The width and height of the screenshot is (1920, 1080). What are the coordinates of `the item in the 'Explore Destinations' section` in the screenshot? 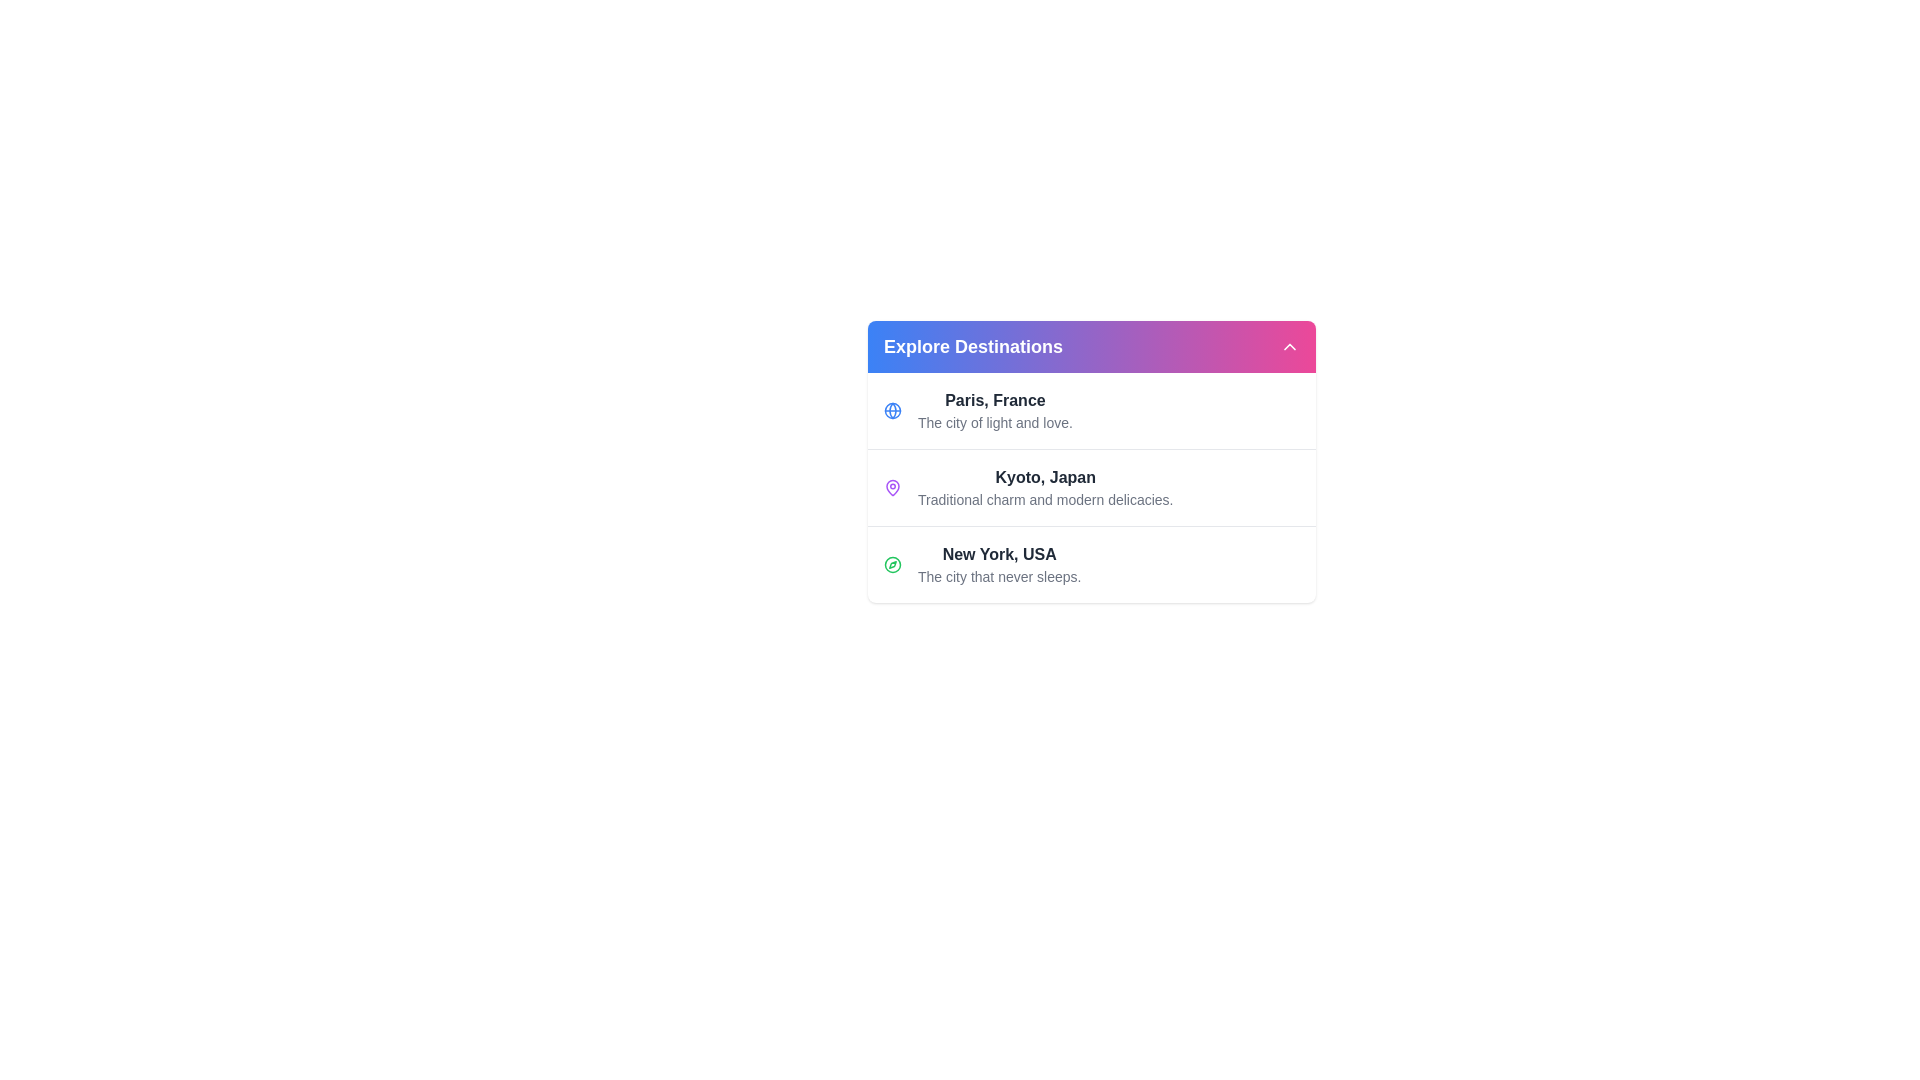 It's located at (1090, 462).